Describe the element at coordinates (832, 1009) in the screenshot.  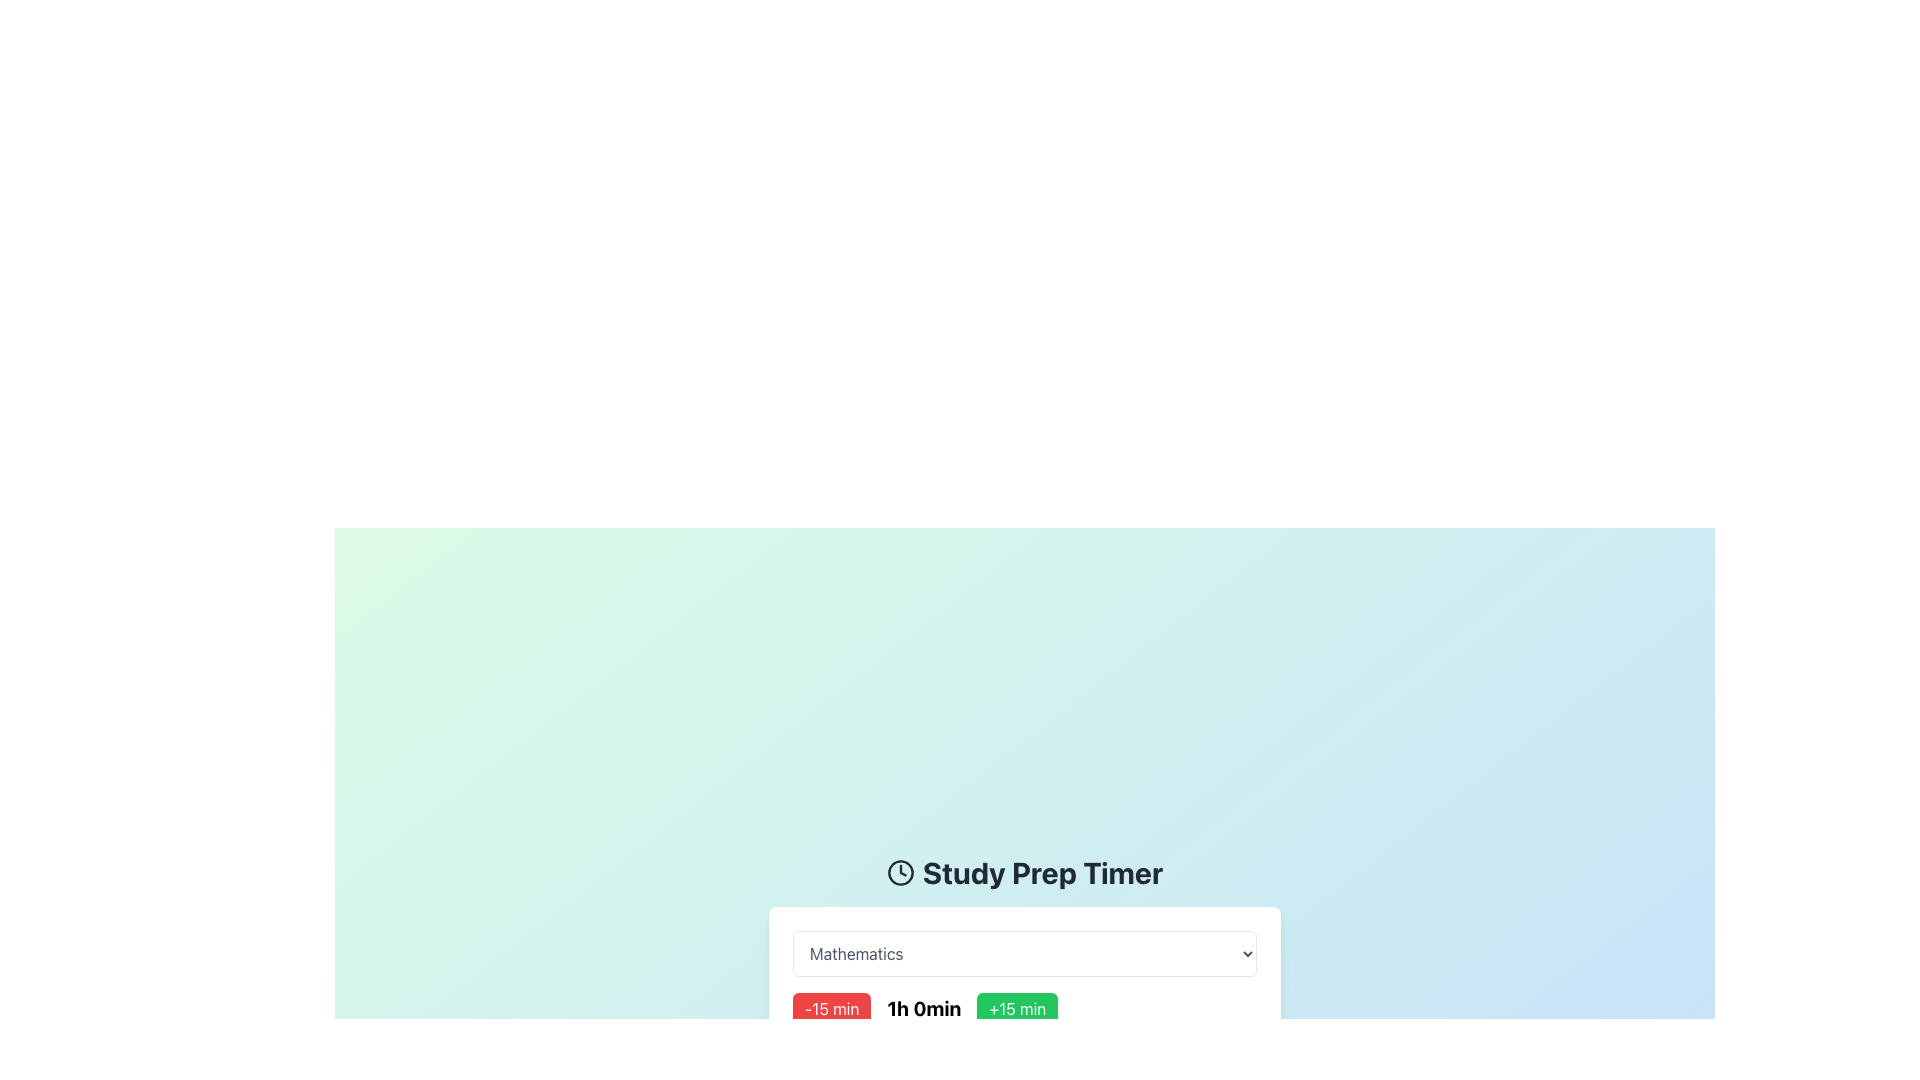
I see `the red button labeled '-15 min' to decrease the timer by 15 minutes` at that location.